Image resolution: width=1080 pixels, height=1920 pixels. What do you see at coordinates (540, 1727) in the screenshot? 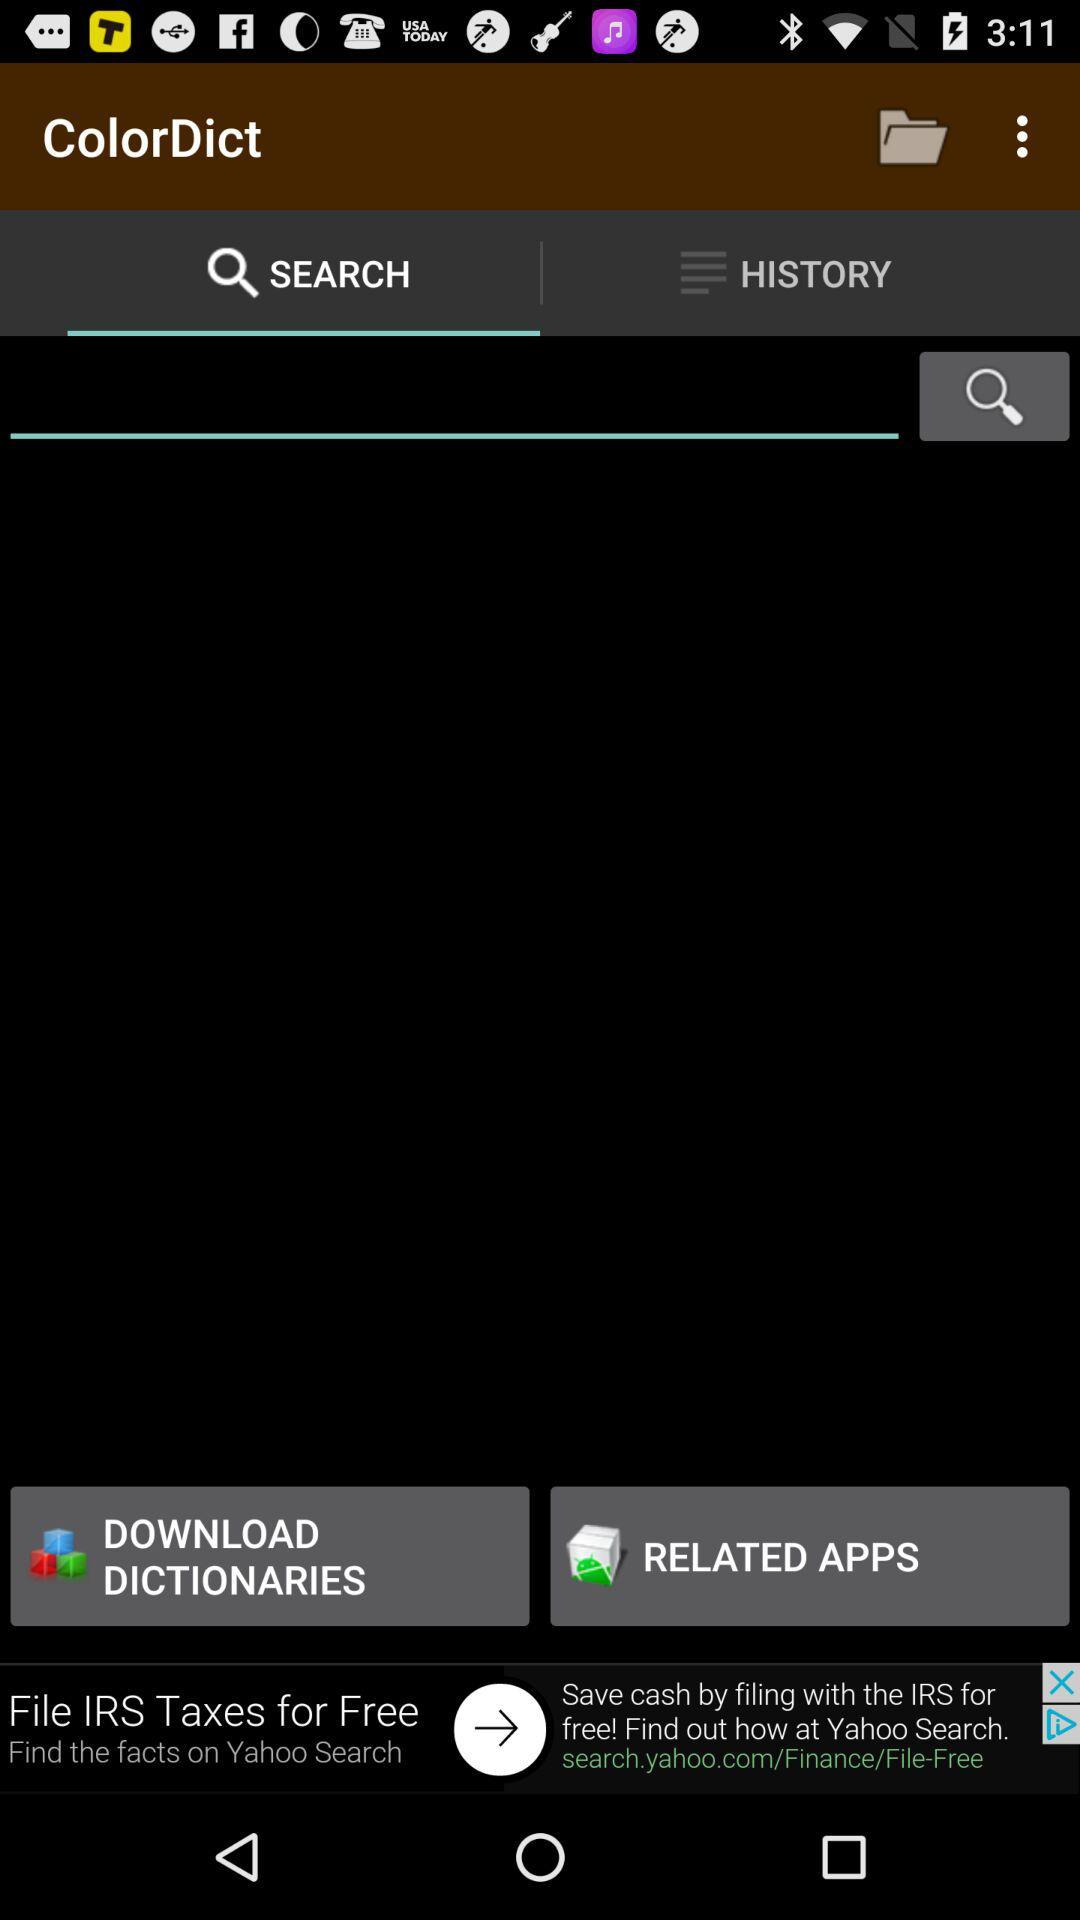
I see `advertisements image` at bounding box center [540, 1727].